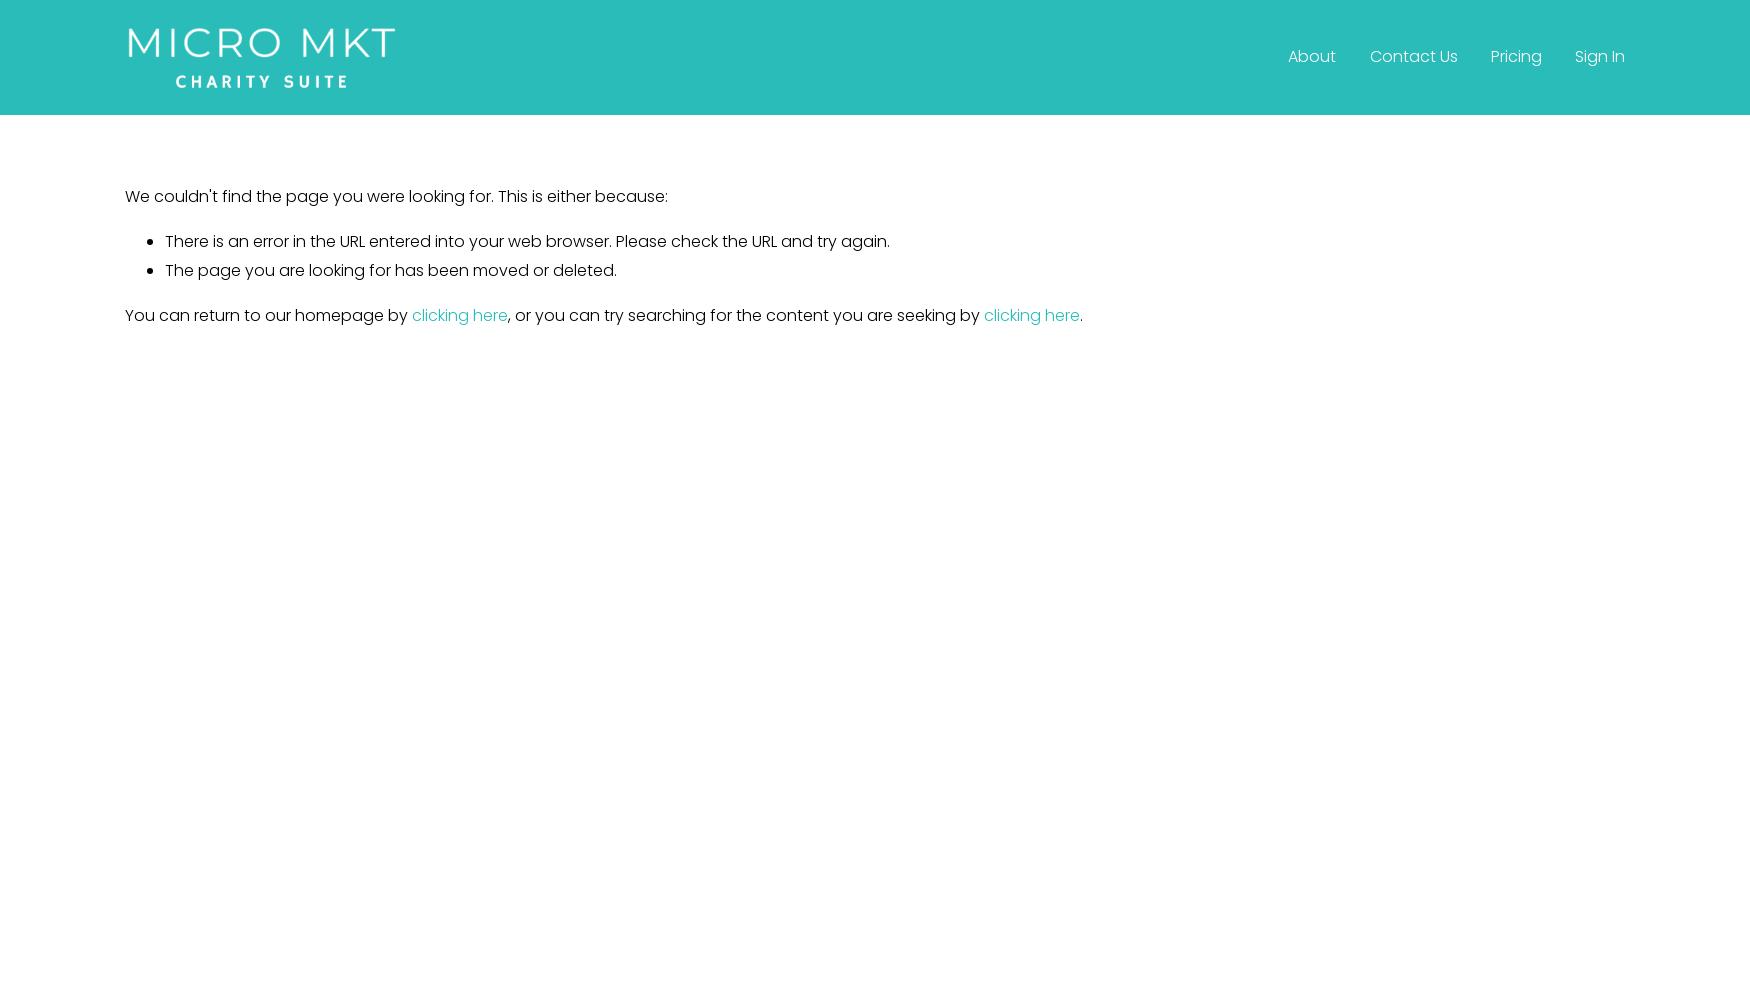 This screenshot has width=1750, height=1000. I want to click on ', or you can try searching for the
  content you are seeking by', so click(746, 313).